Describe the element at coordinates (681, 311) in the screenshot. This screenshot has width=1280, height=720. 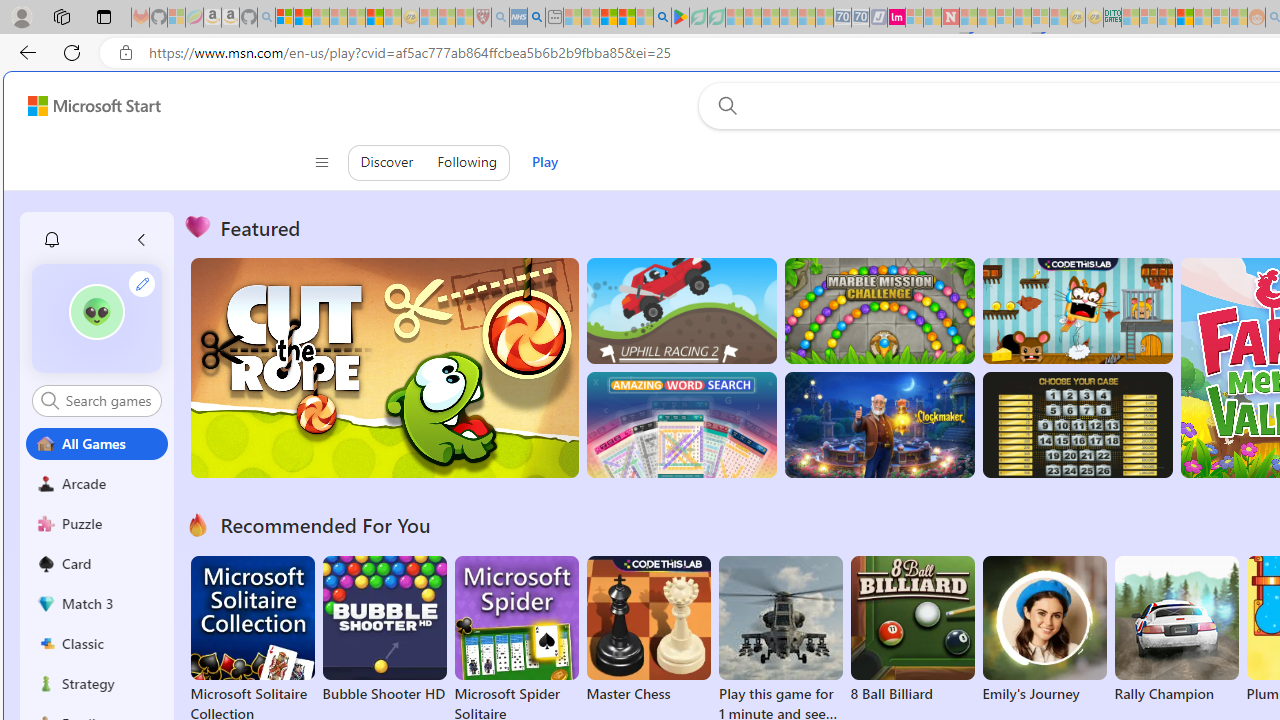
I see `'Up Hill Racing 2'` at that location.